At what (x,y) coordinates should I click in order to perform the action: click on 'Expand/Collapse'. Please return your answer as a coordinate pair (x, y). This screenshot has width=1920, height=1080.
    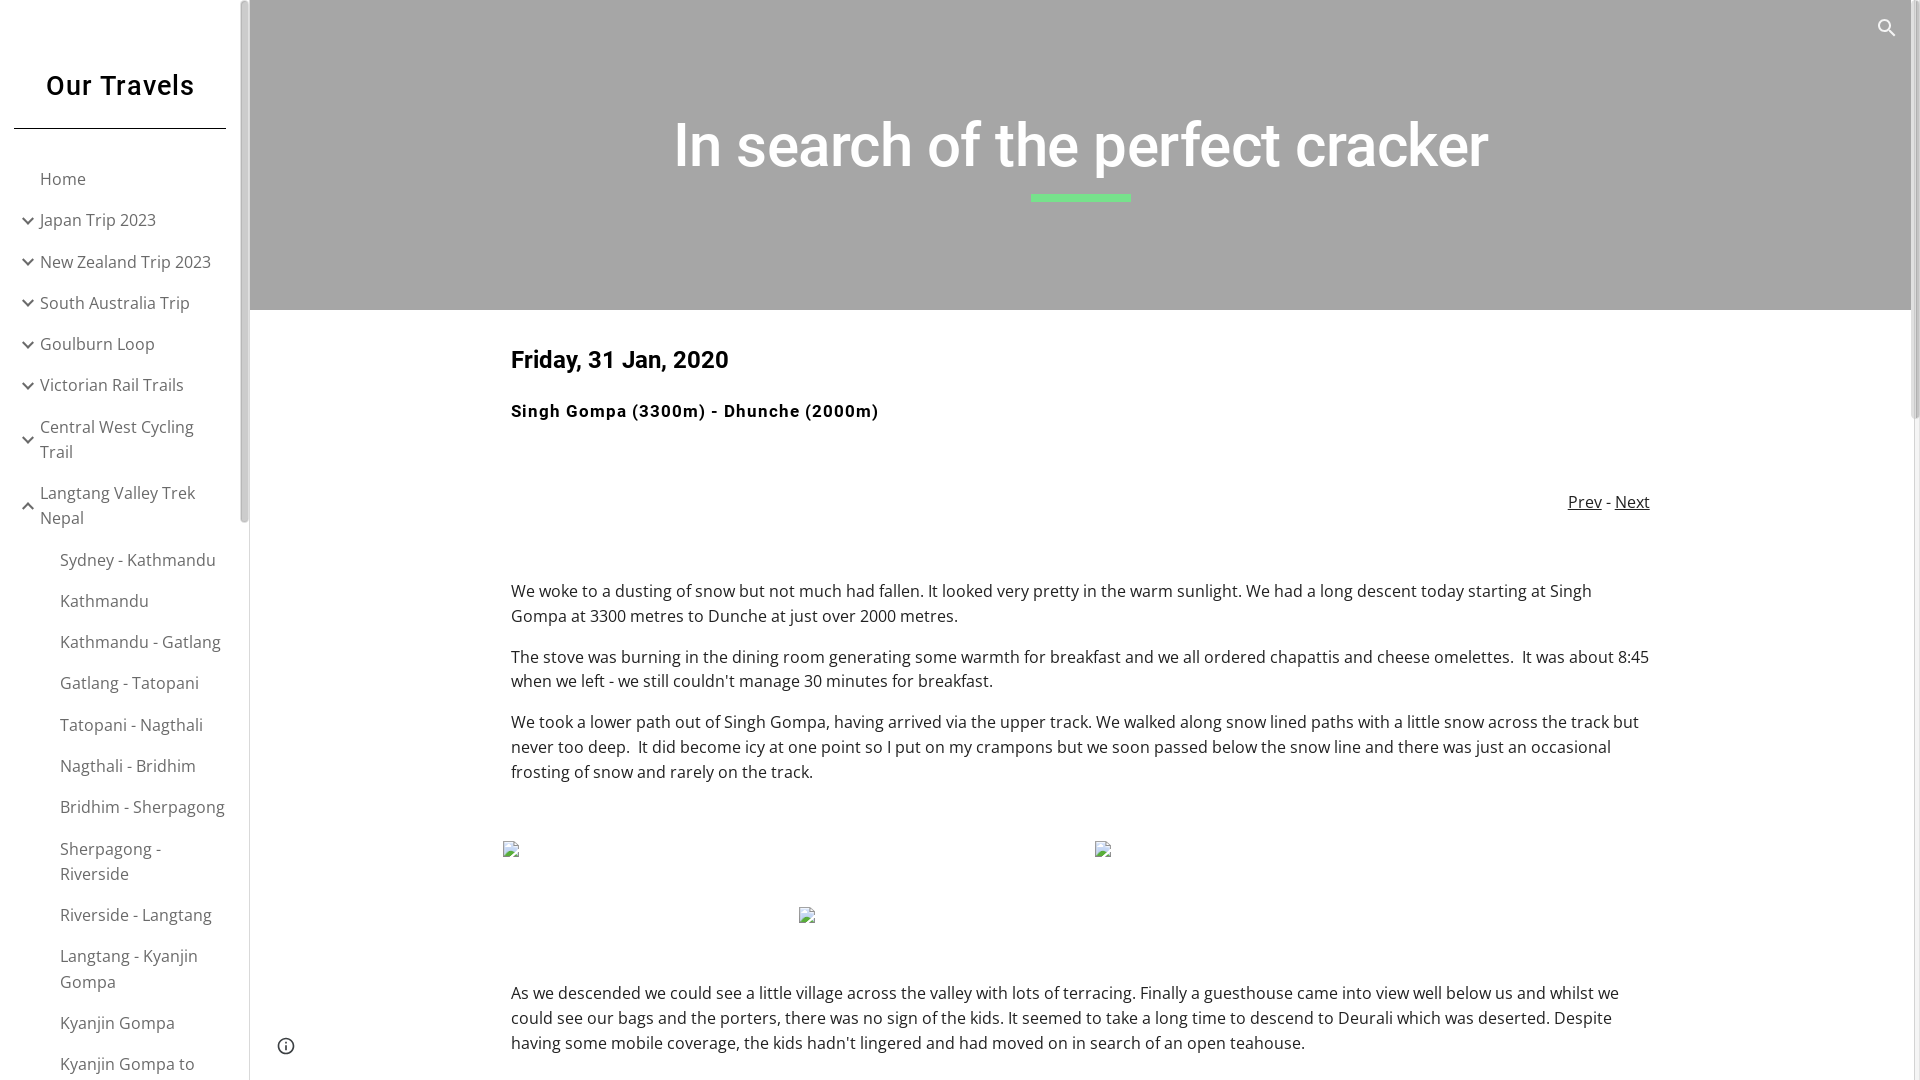
    Looking at the image, I should click on (22, 385).